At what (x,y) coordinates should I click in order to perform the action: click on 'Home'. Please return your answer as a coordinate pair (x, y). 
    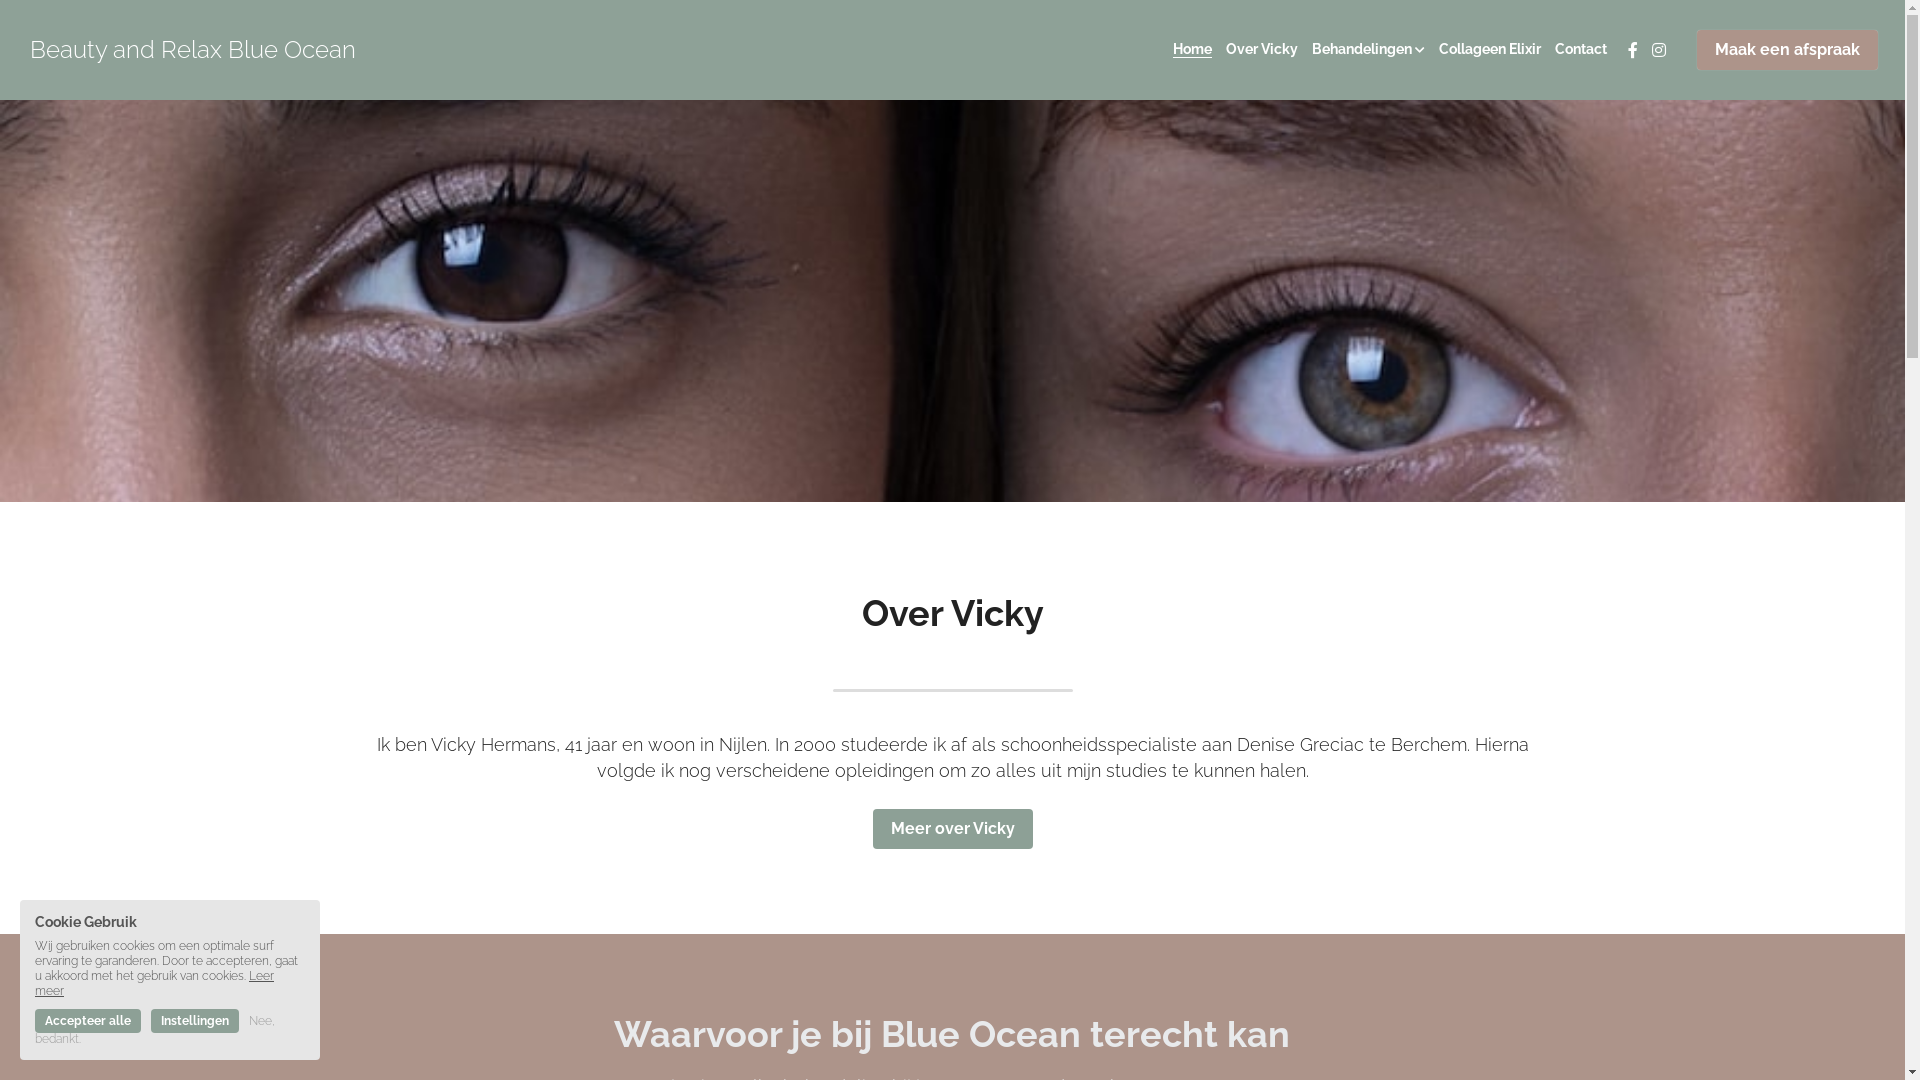
    Looking at the image, I should click on (1172, 49).